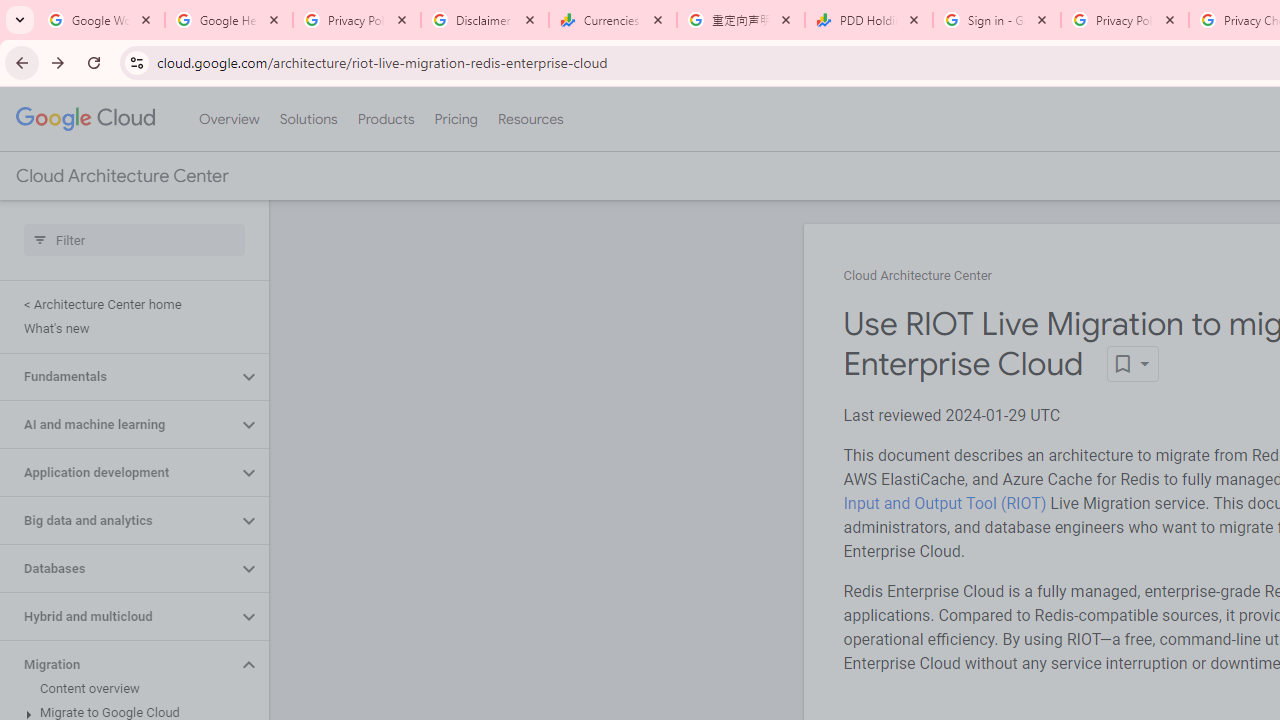 The height and width of the screenshot is (720, 1280). I want to click on 'Databases', so click(117, 569).